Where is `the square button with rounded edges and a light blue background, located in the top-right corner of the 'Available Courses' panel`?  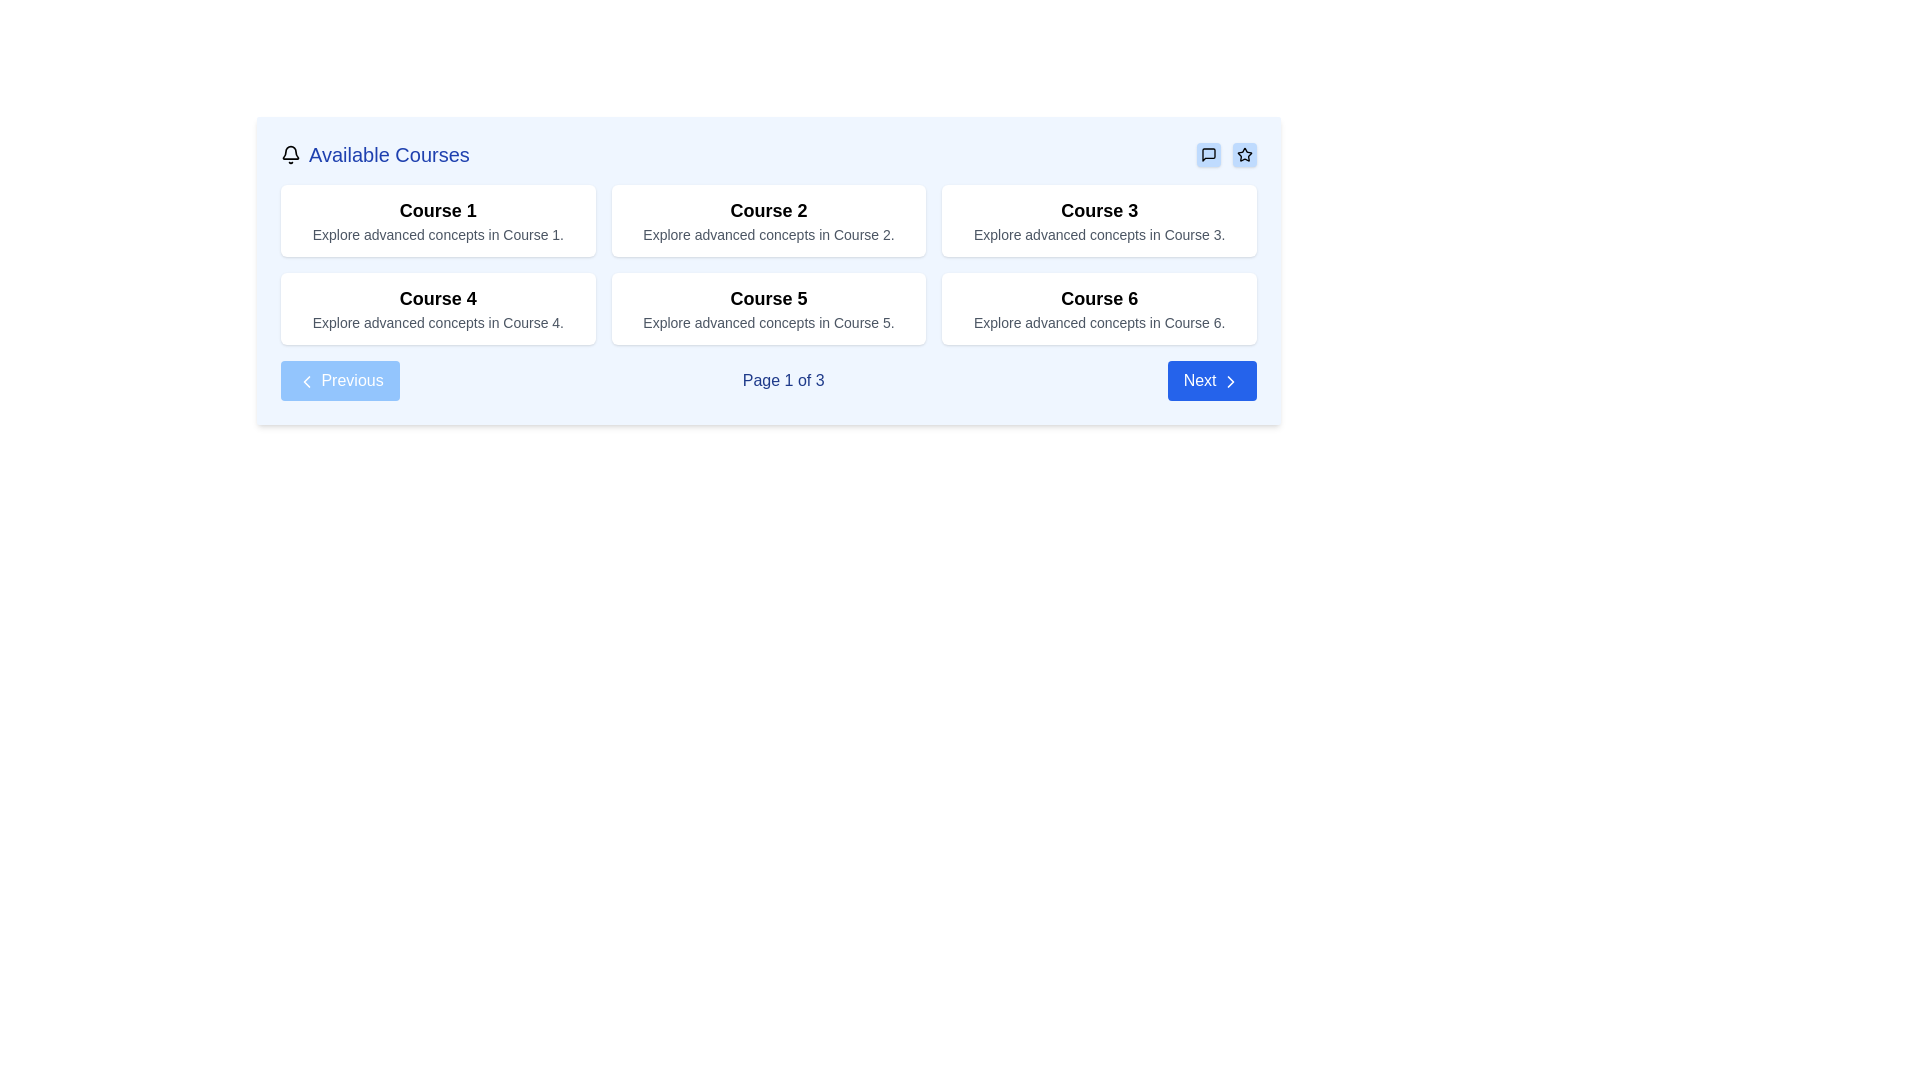
the square button with rounded edges and a light blue background, located in the top-right corner of the 'Available Courses' panel is located at coordinates (1208, 153).